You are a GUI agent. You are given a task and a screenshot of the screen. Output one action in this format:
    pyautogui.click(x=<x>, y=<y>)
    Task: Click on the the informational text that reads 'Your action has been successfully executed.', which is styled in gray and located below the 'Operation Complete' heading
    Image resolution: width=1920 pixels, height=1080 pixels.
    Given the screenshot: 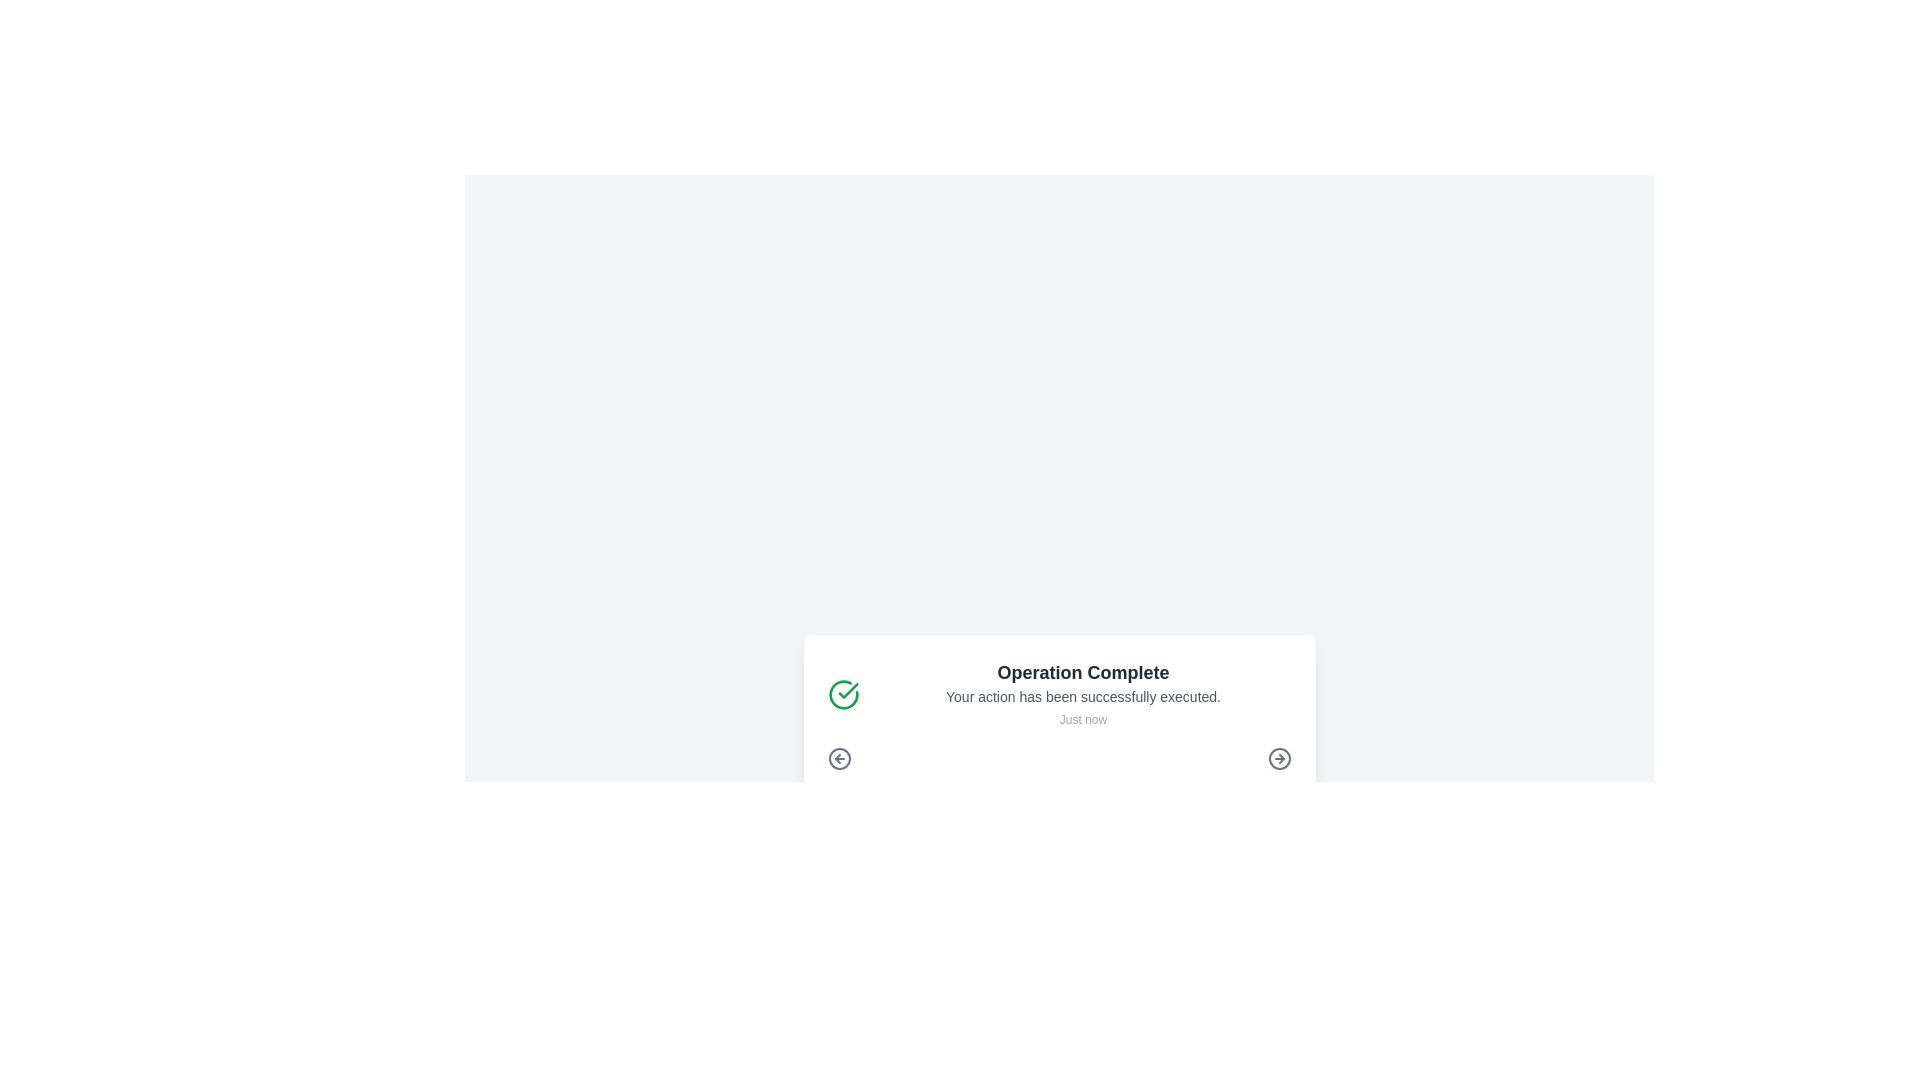 What is the action you would take?
    pyautogui.click(x=1082, y=696)
    